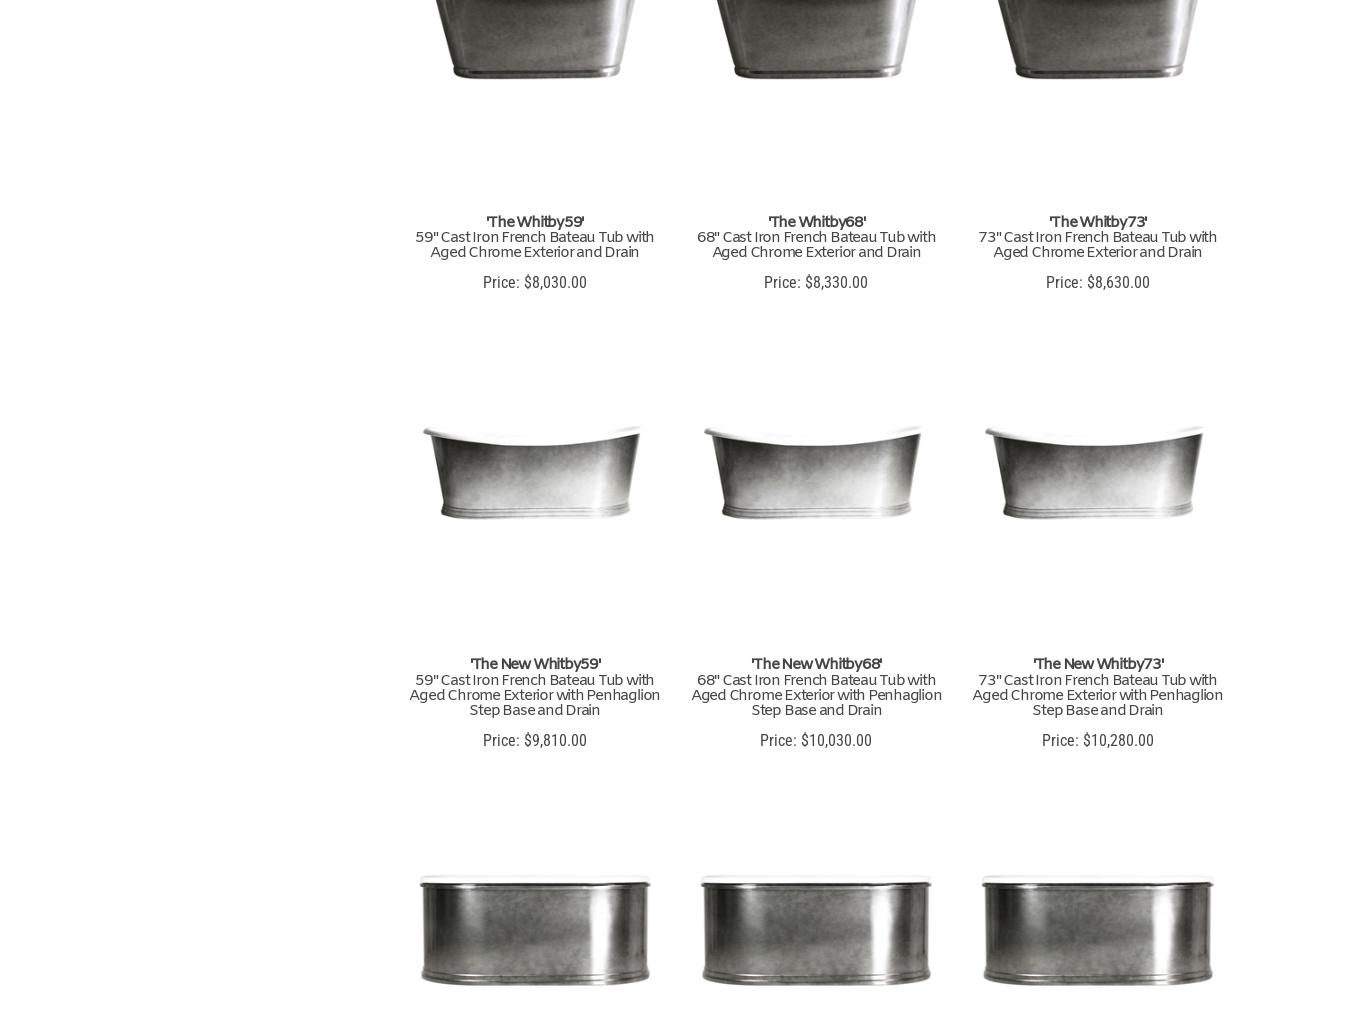 This screenshot has height=1025, width=1350. Describe the element at coordinates (414, 243) in the screenshot. I see `'59" Cast Iron French Bateau Tub with Aged Chrome Exterior and Drain'` at that location.